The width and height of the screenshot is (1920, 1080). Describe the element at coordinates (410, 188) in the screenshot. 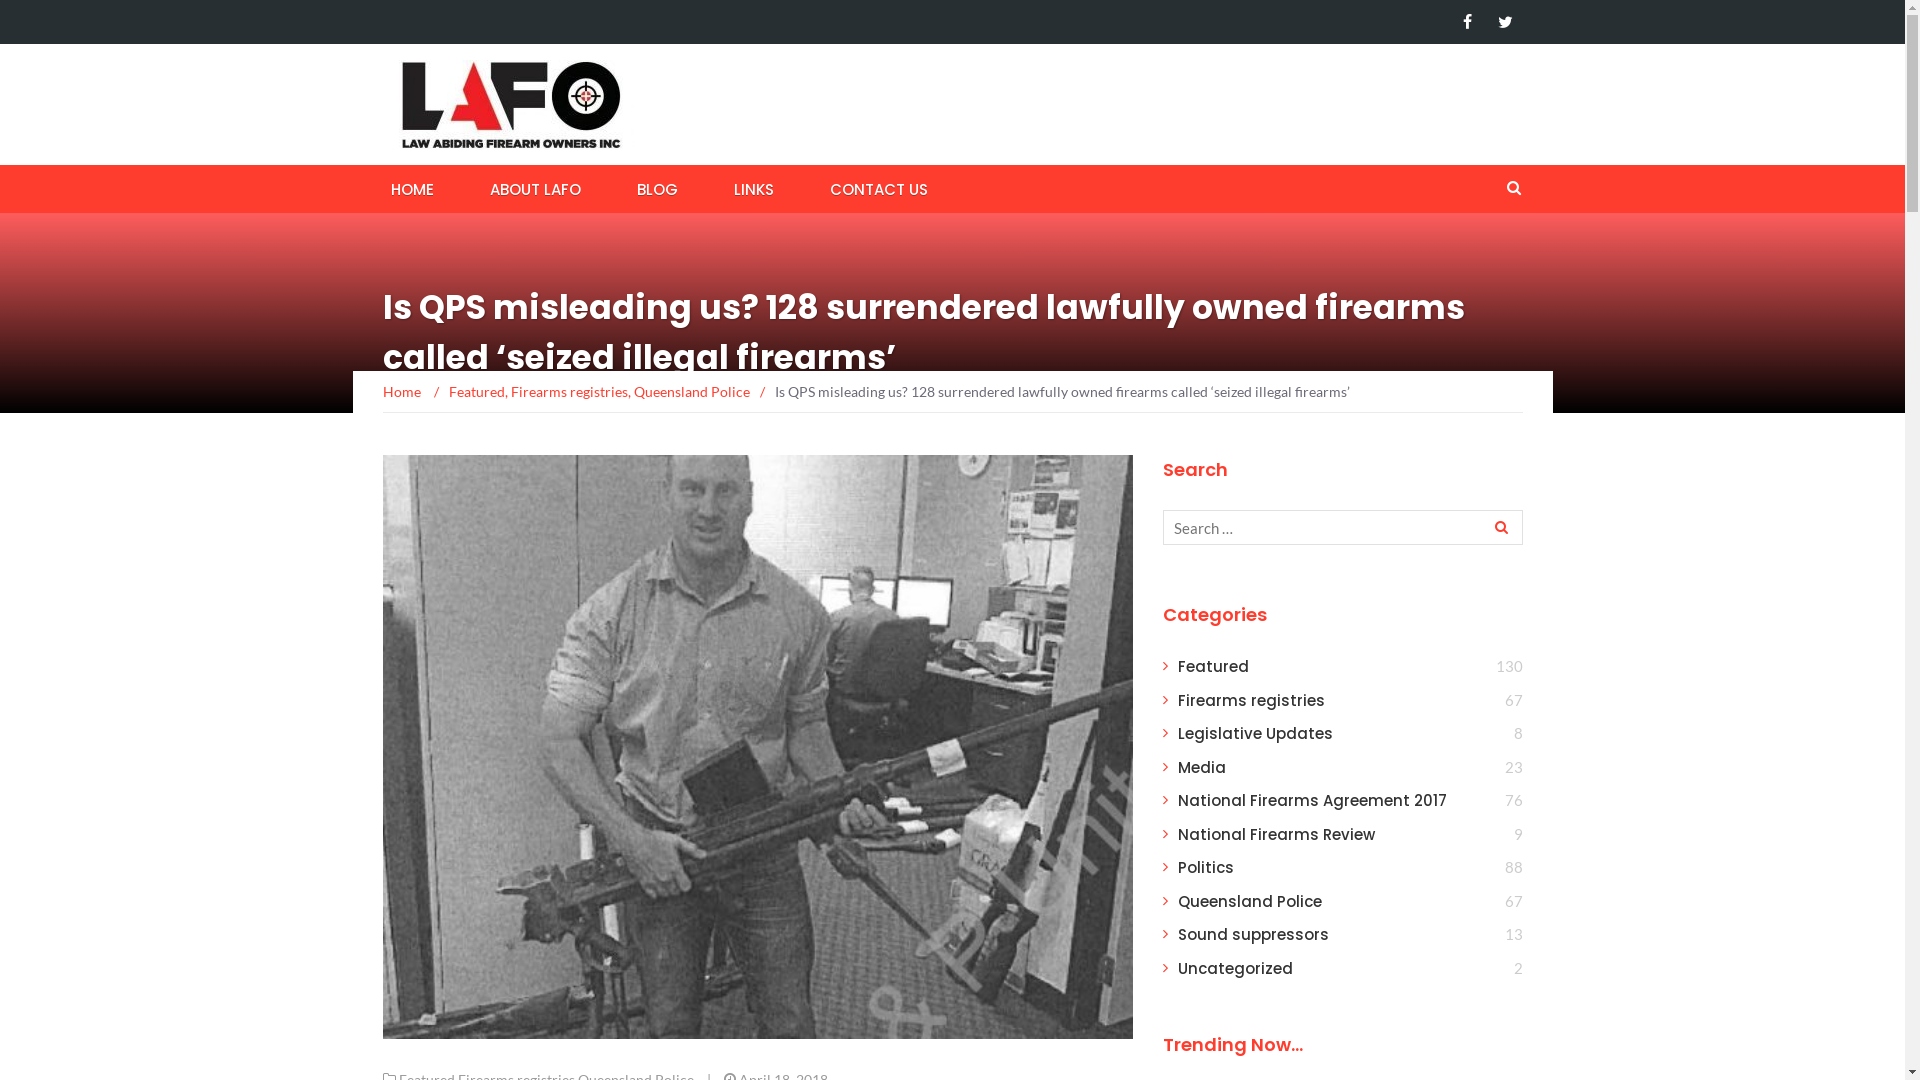

I see `'HOME'` at that location.